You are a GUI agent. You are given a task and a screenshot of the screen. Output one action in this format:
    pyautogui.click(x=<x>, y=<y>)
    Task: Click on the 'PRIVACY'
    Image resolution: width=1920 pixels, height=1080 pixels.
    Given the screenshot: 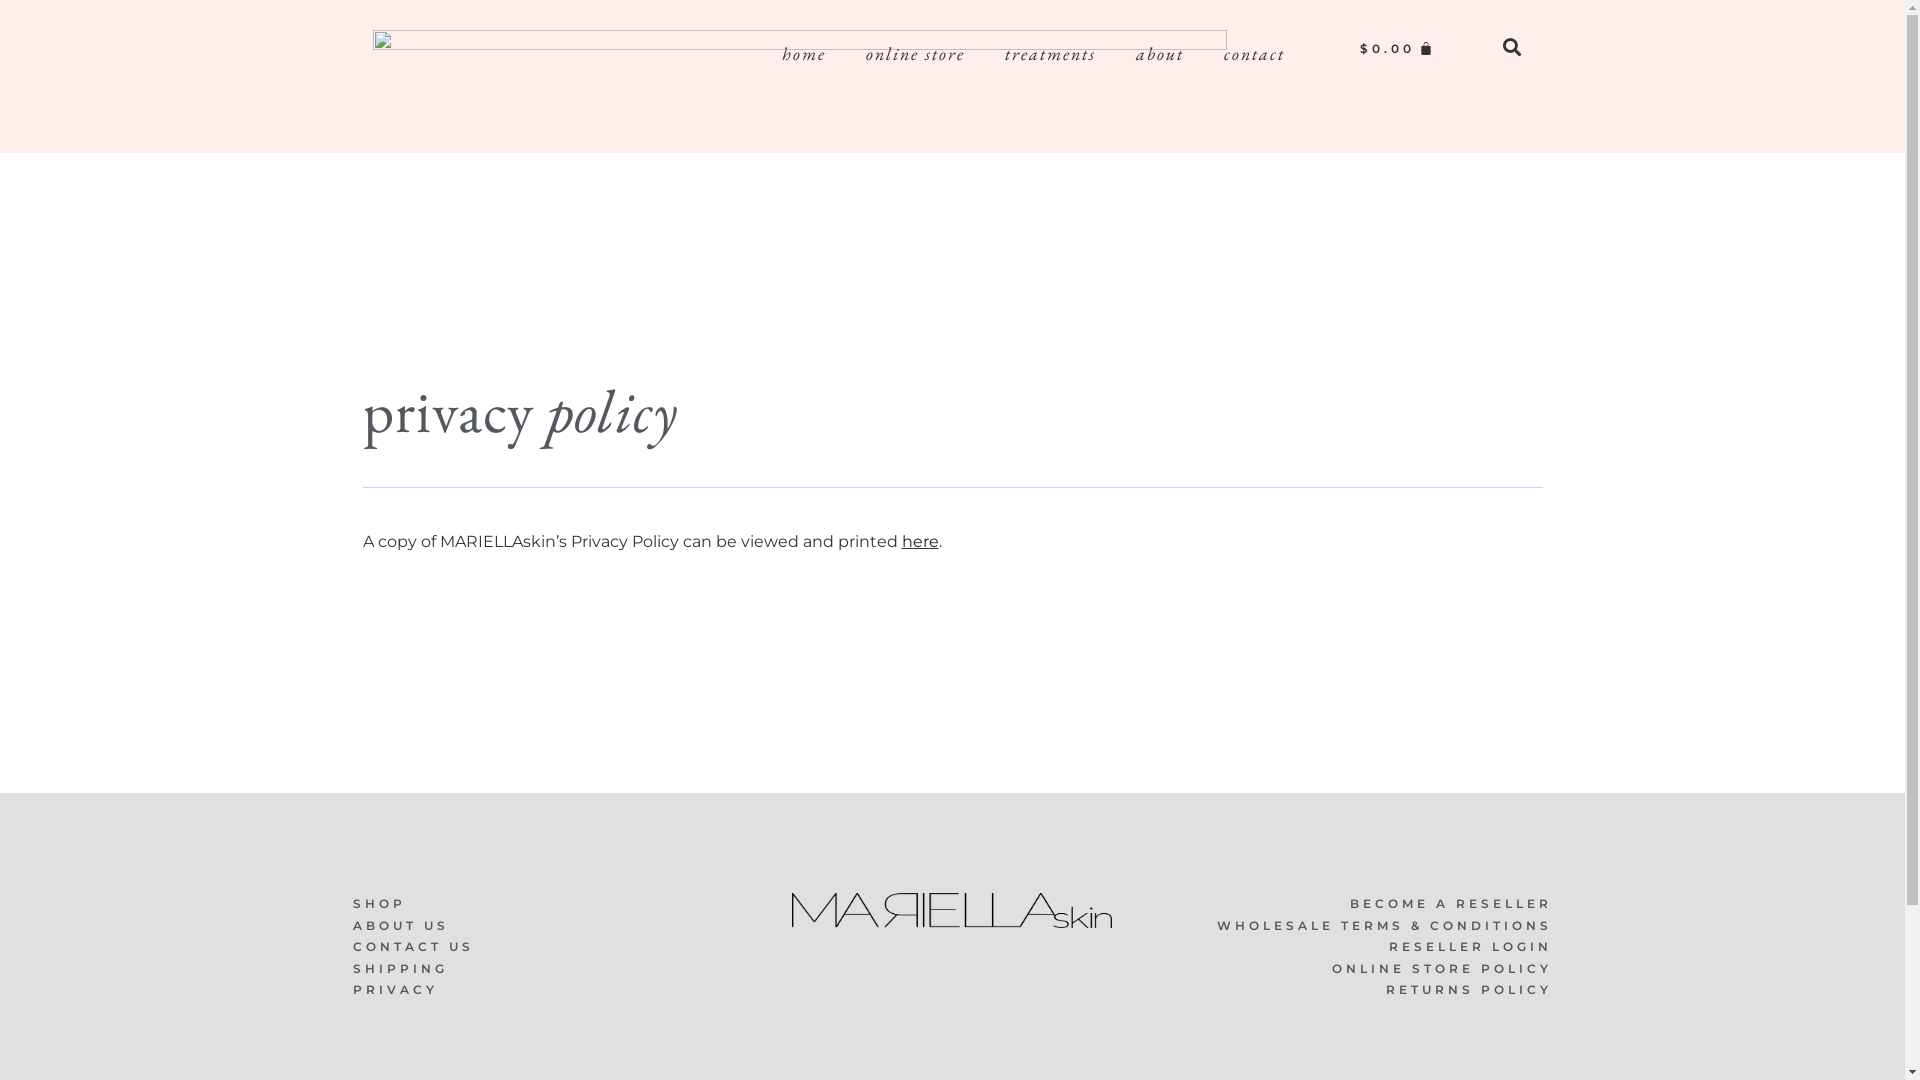 What is the action you would take?
    pyautogui.click(x=552, y=990)
    